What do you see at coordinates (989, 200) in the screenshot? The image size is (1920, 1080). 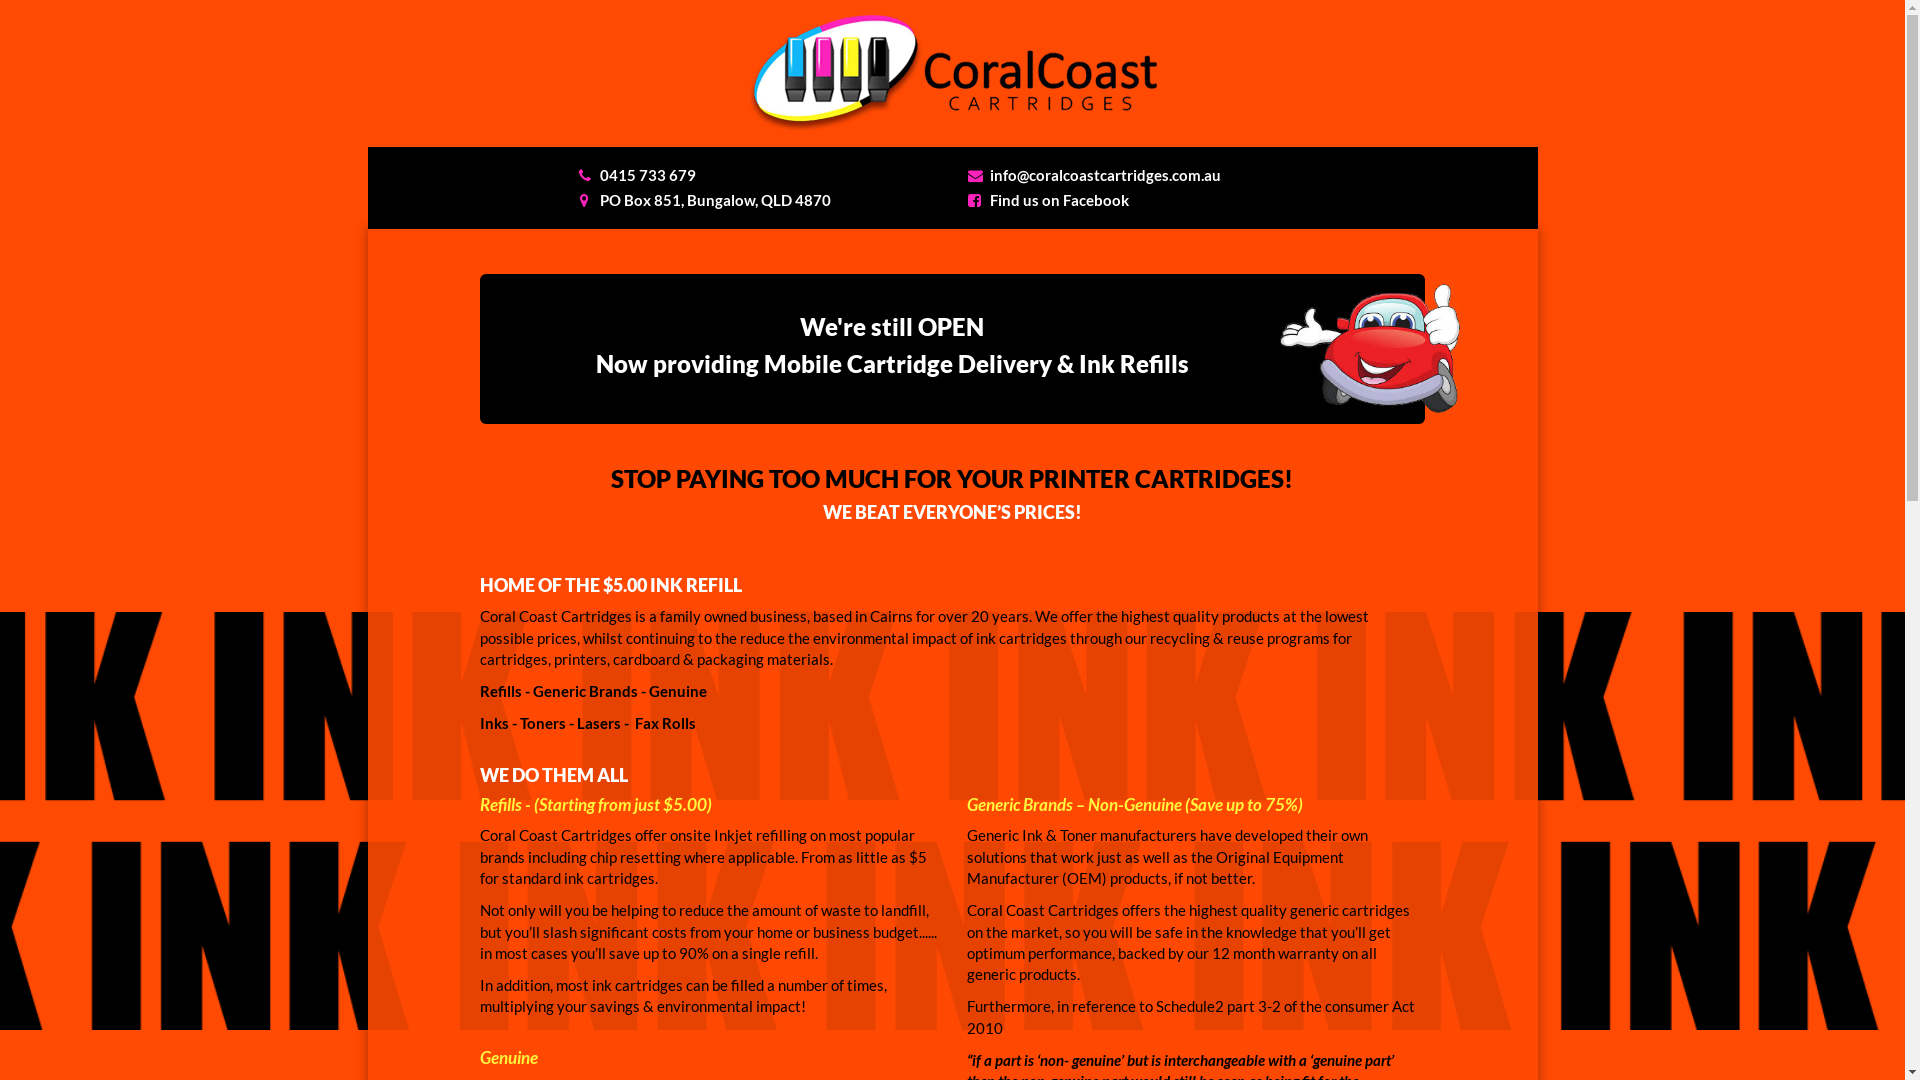 I see `'Find us on Facebook'` at bounding box center [989, 200].